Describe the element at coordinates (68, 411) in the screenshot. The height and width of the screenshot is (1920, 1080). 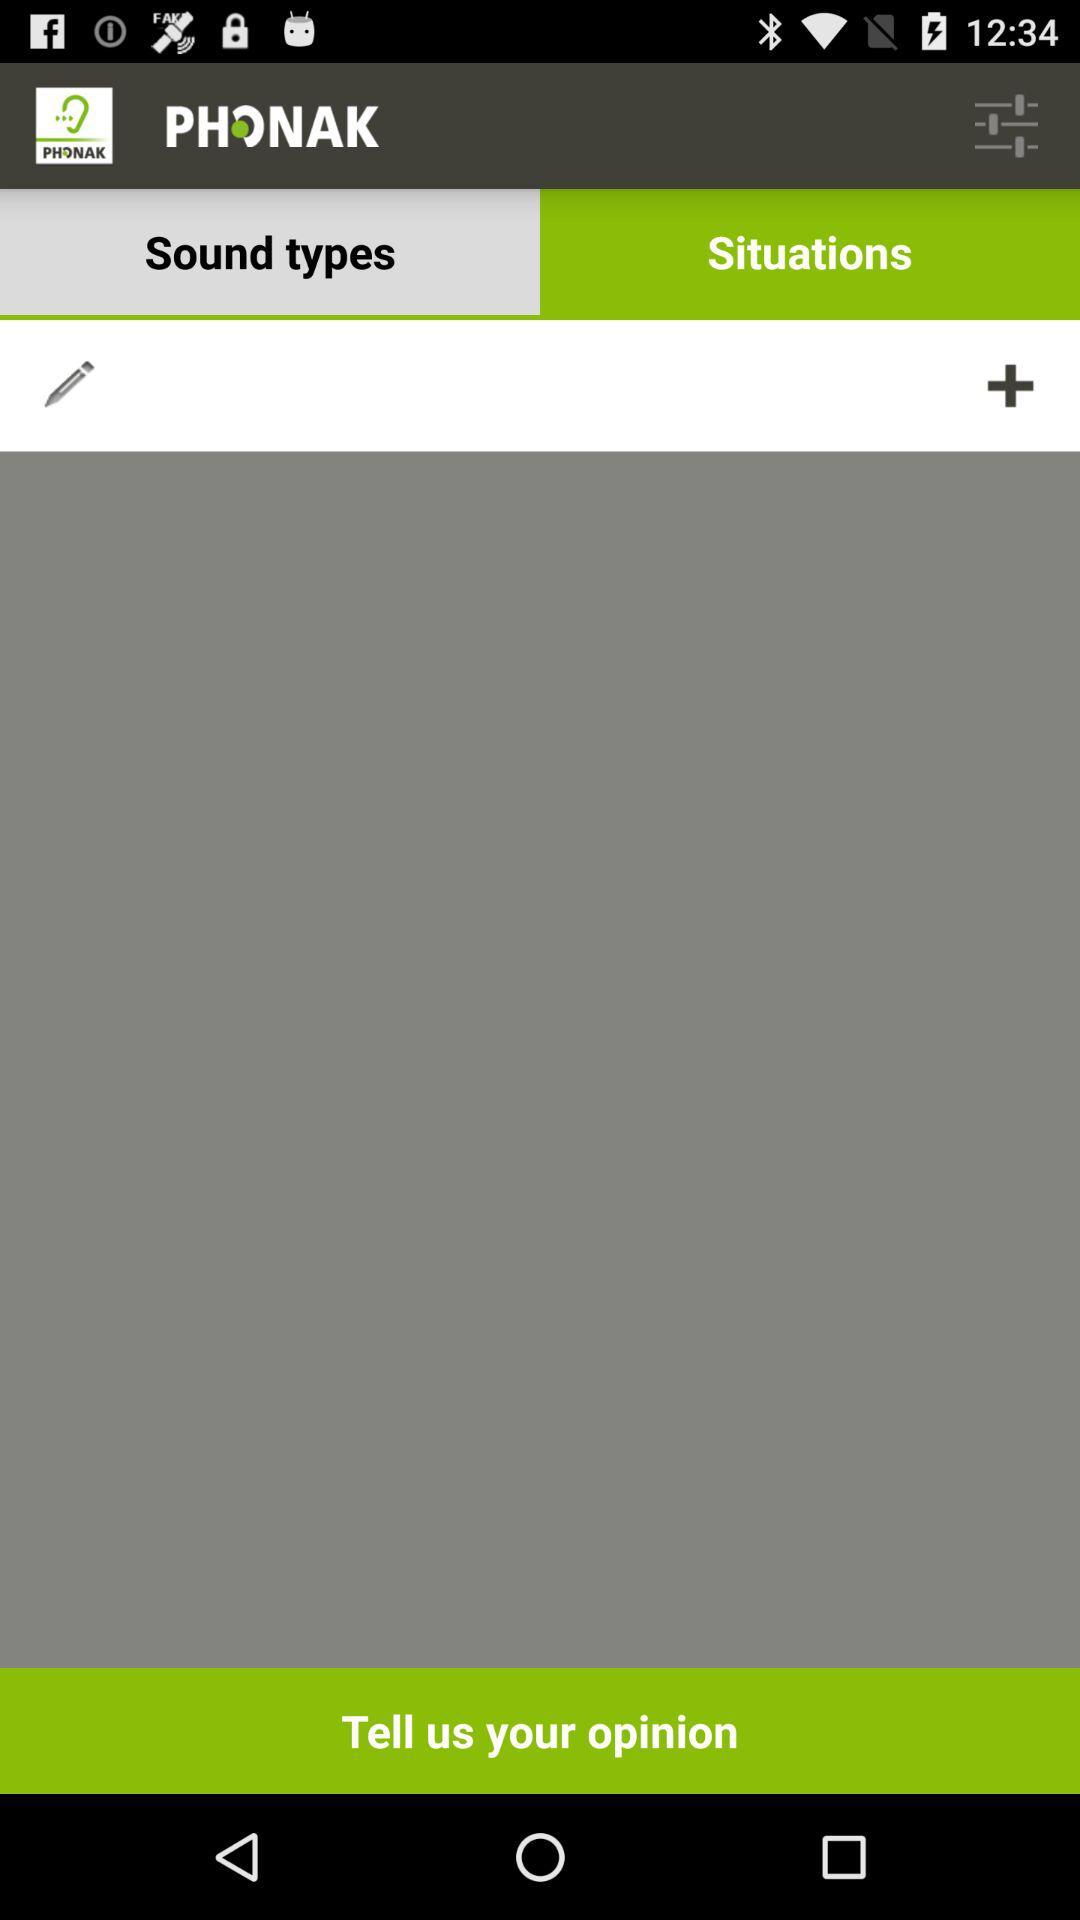
I see `the edit icon` at that location.